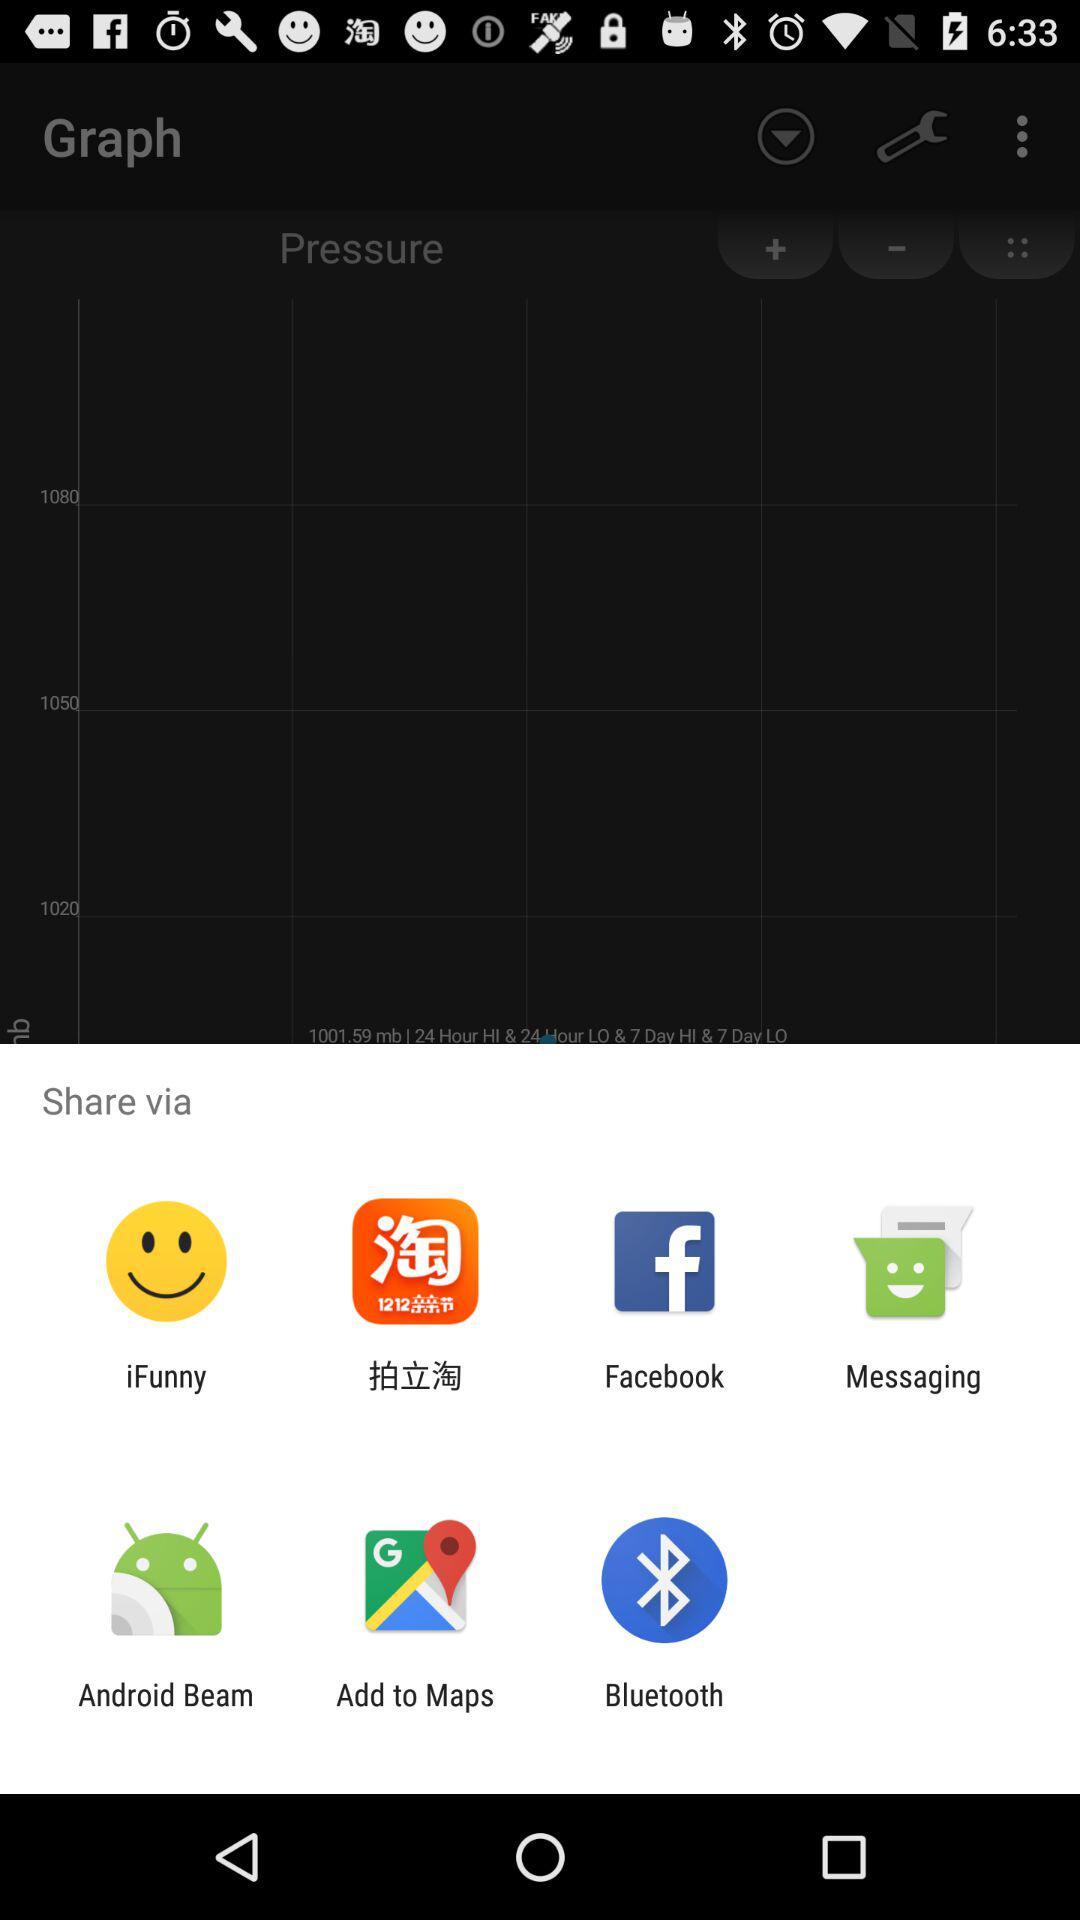  I want to click on the item next to ifunny, so click(414, 1392).